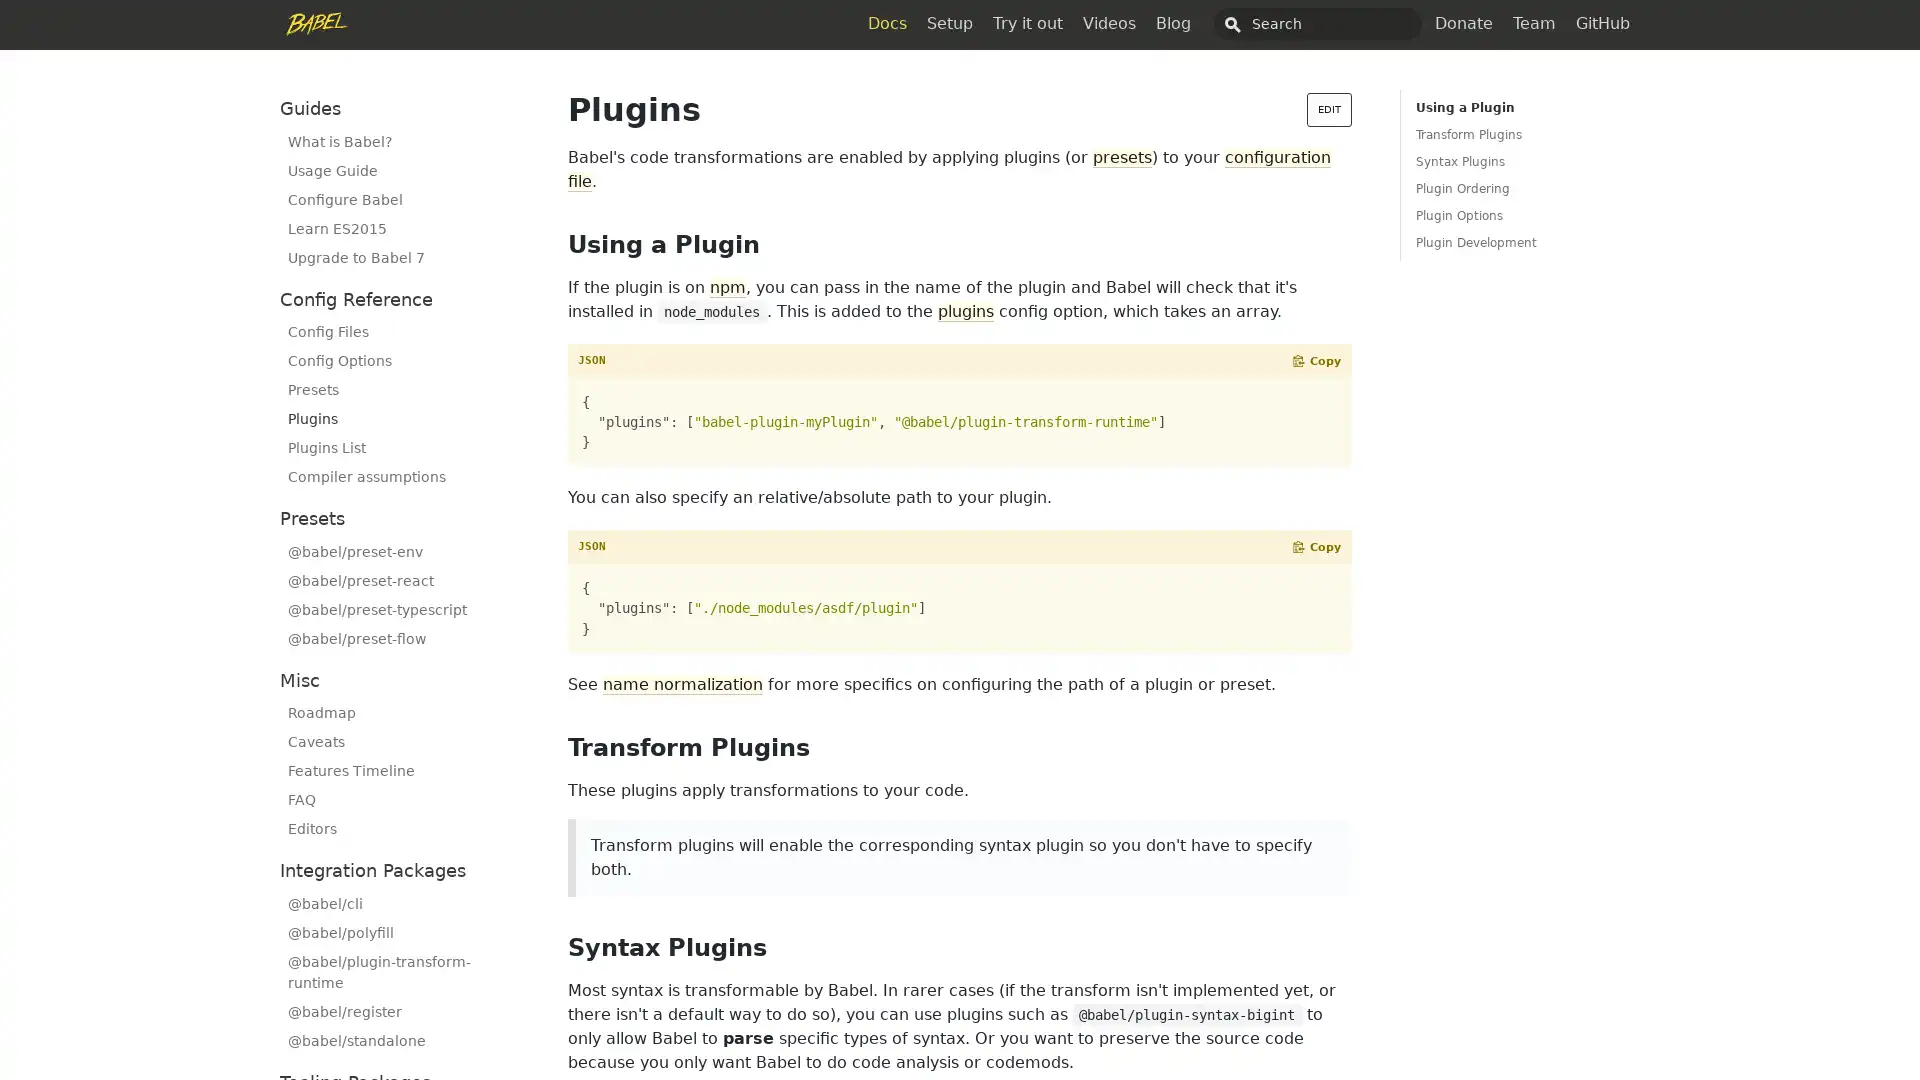 This screenshot has width=1920, height=1080. Describe the element at coordinates (1316, 547) in the screenshot. I see `Copy code to clipboard` at that location.